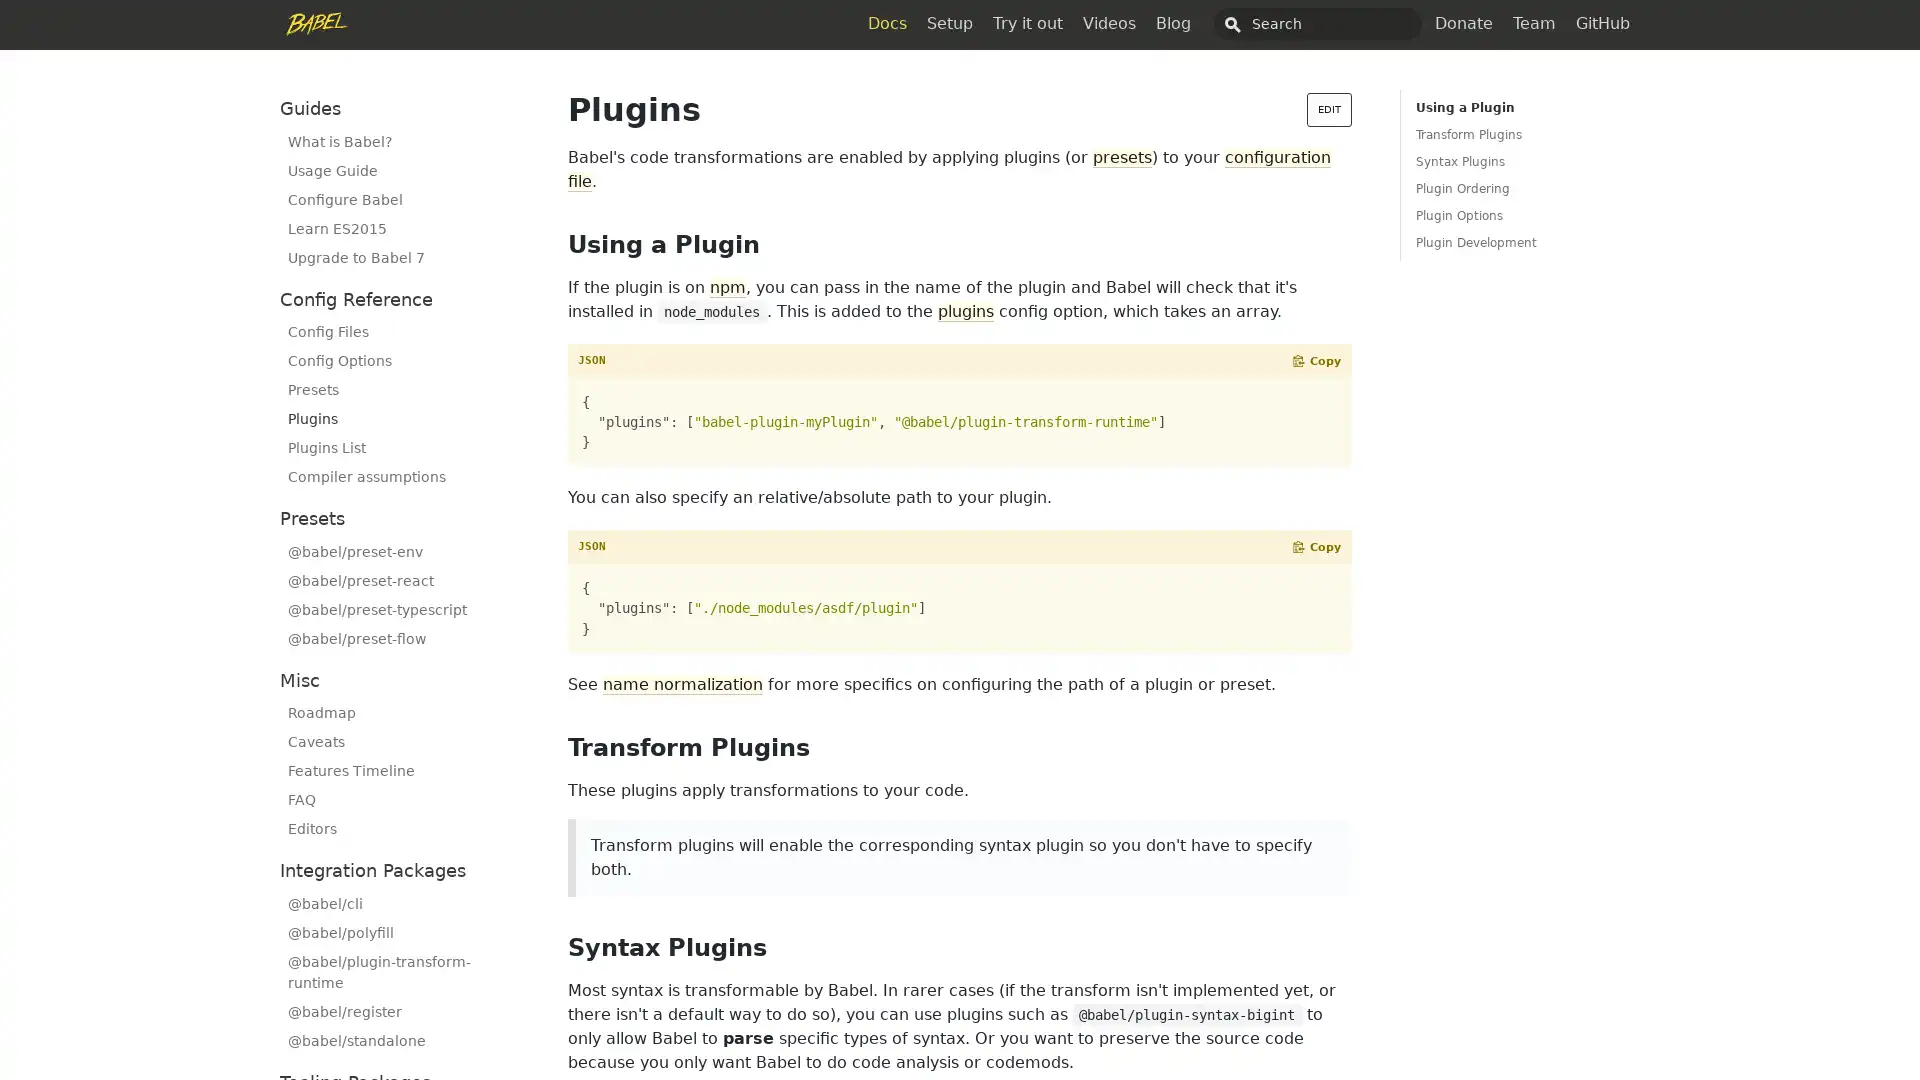 This screenshot has width=1920, height=1080. Describe the element at coordinates (1316, 547) in the screenshot. I see `Copy code to clipboard` at that location.